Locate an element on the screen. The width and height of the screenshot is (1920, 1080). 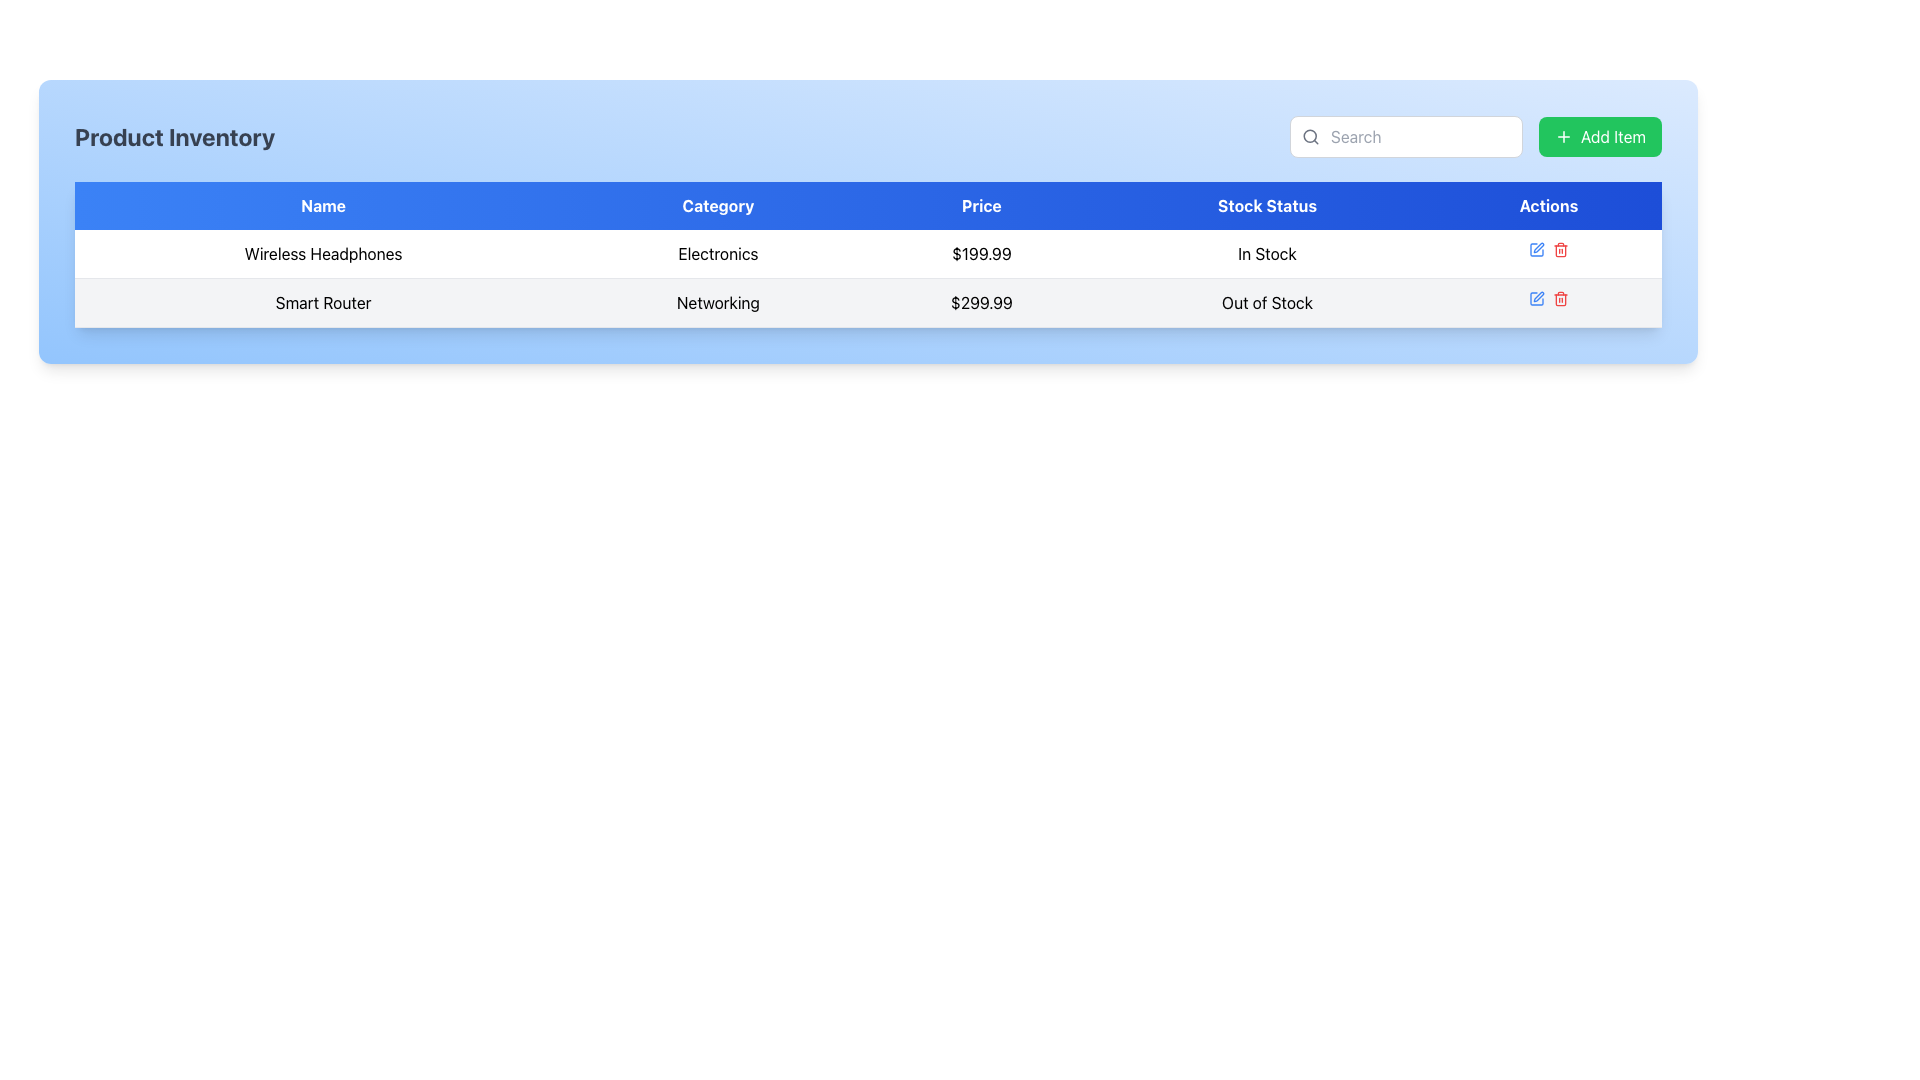
the static text label displaying 'Category', which is centered within a blue rectangular area in the header bar of the table is located at coordinates (718, 205).